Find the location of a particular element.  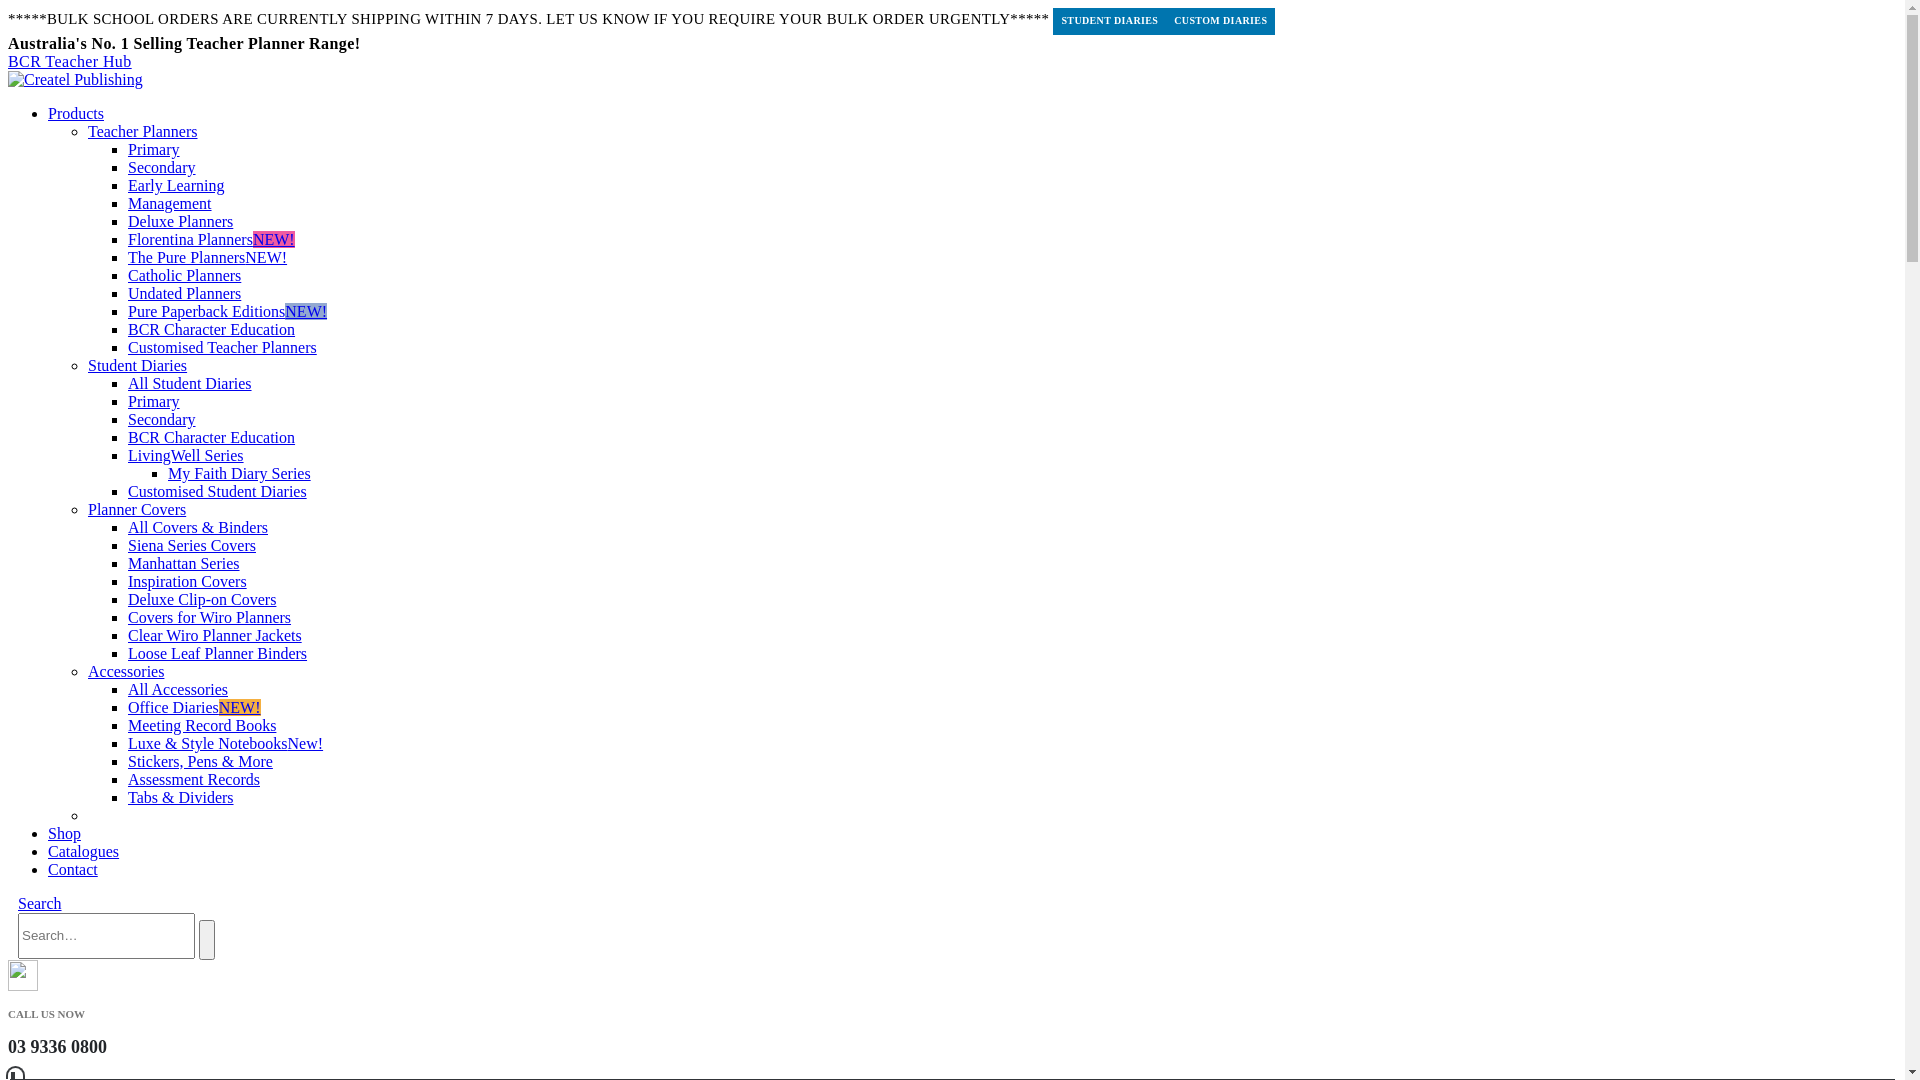

'Meeting Record Books' is located at coordinates (201, 725).